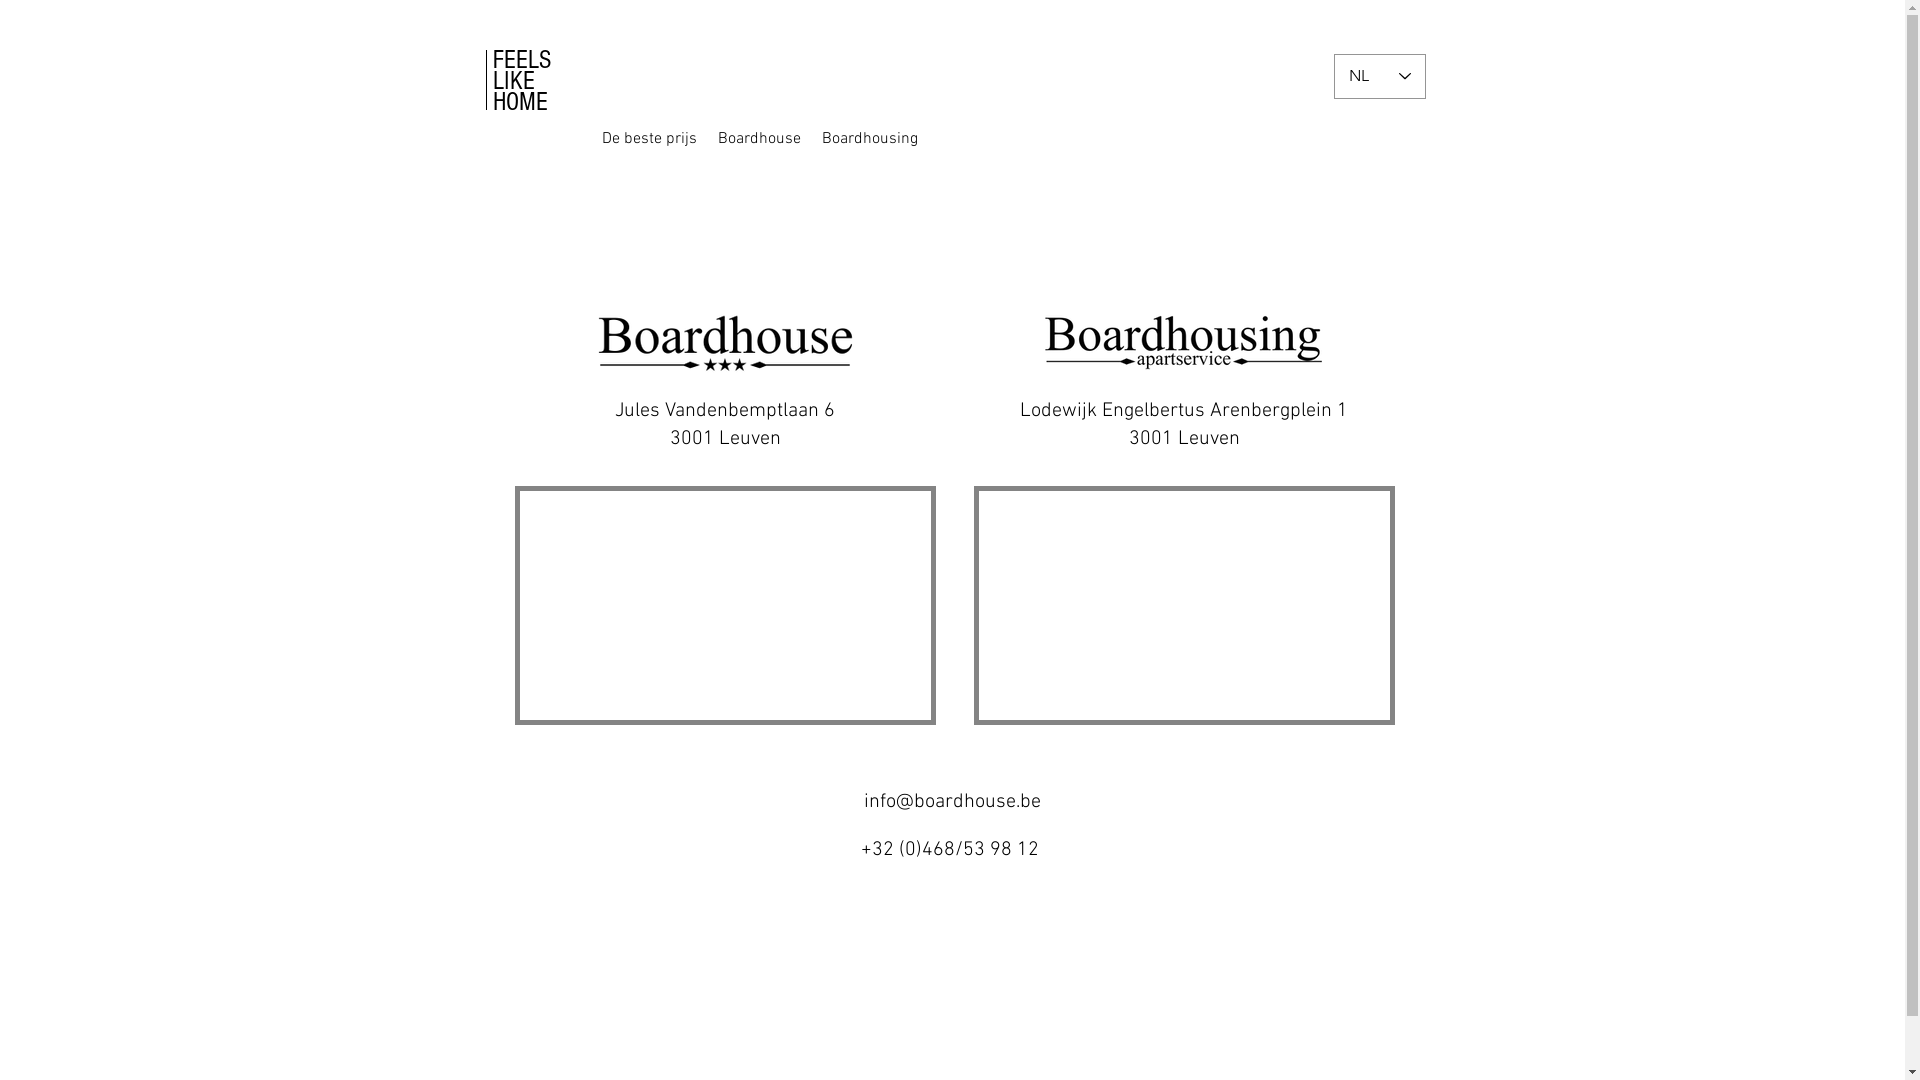  Describe the element at coordinates (864, 801) in the screenshot. I see `'info@boardhouse.be'` at that location.